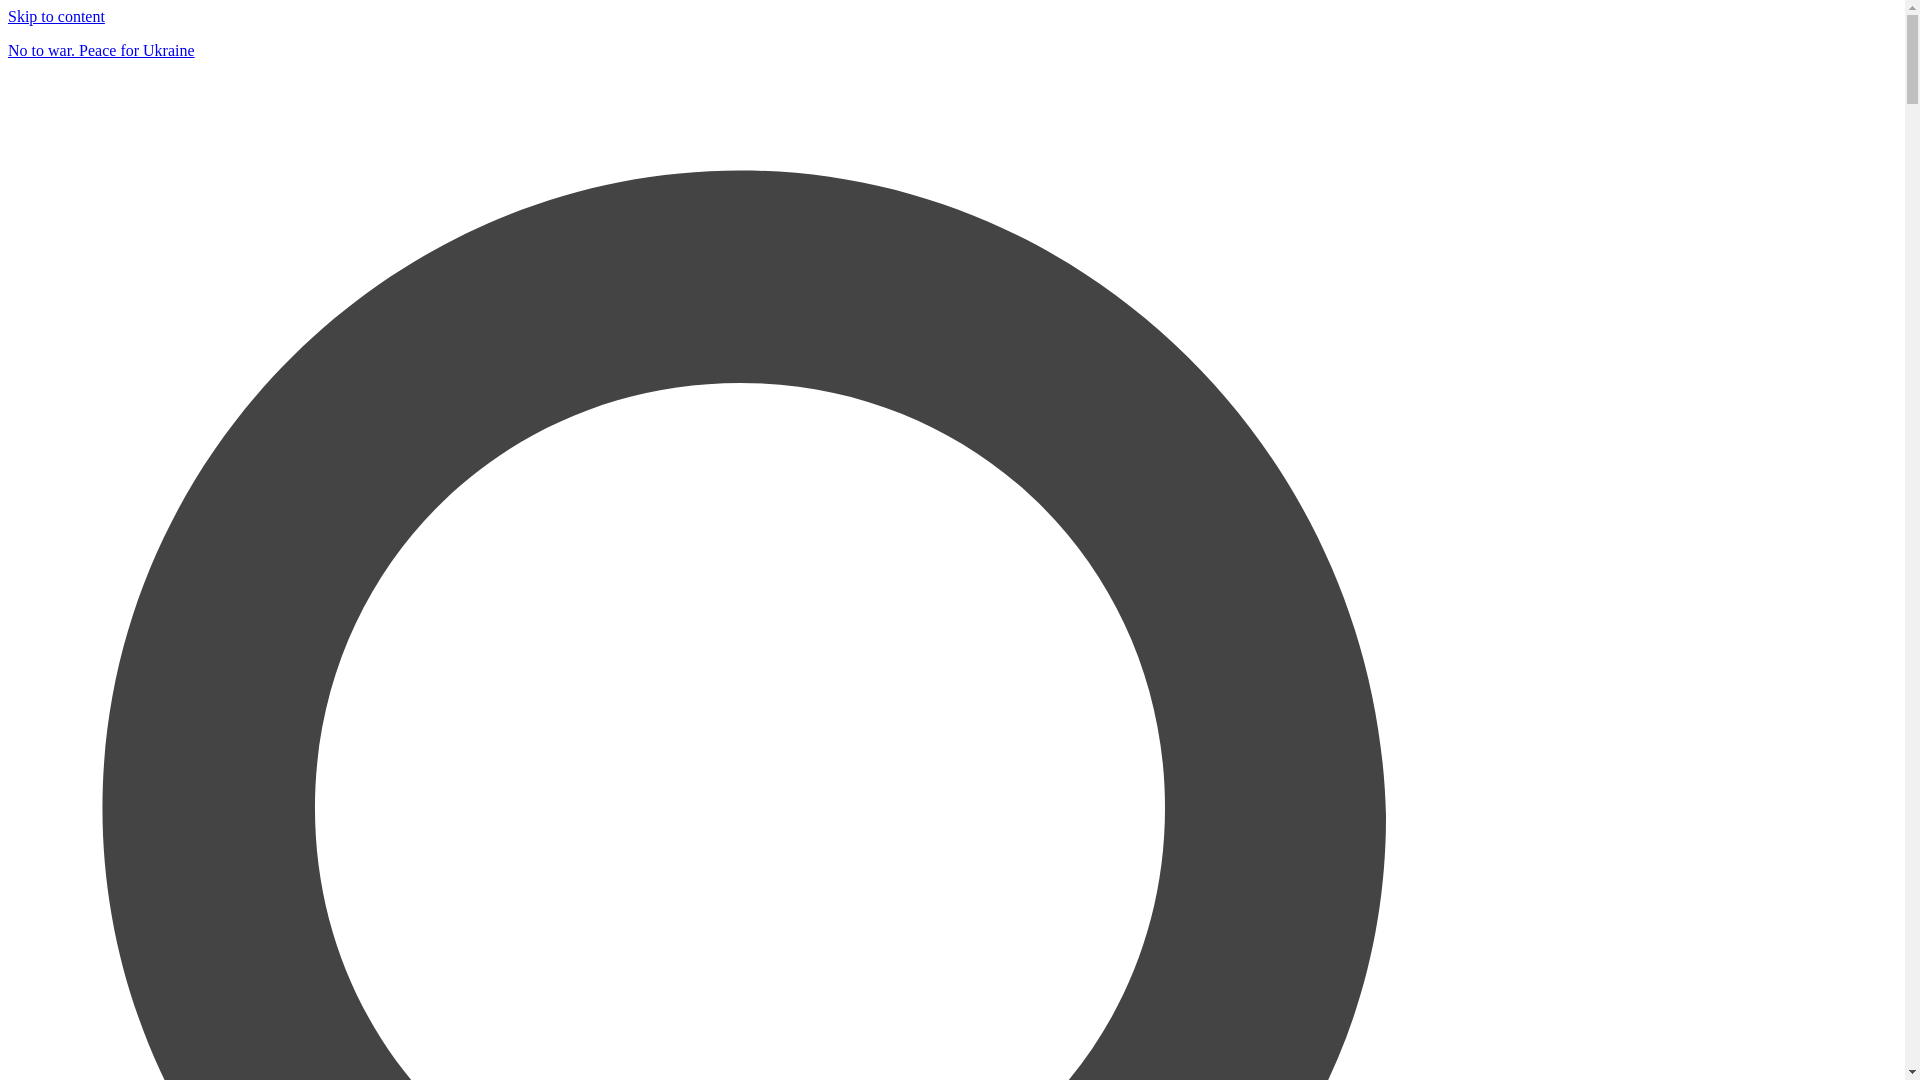 The image size is (1920, 1080). Describe the element at coordinates (8, 49) in the screenshot. I see `'No to war. Peace for Ukraine'` at that location.